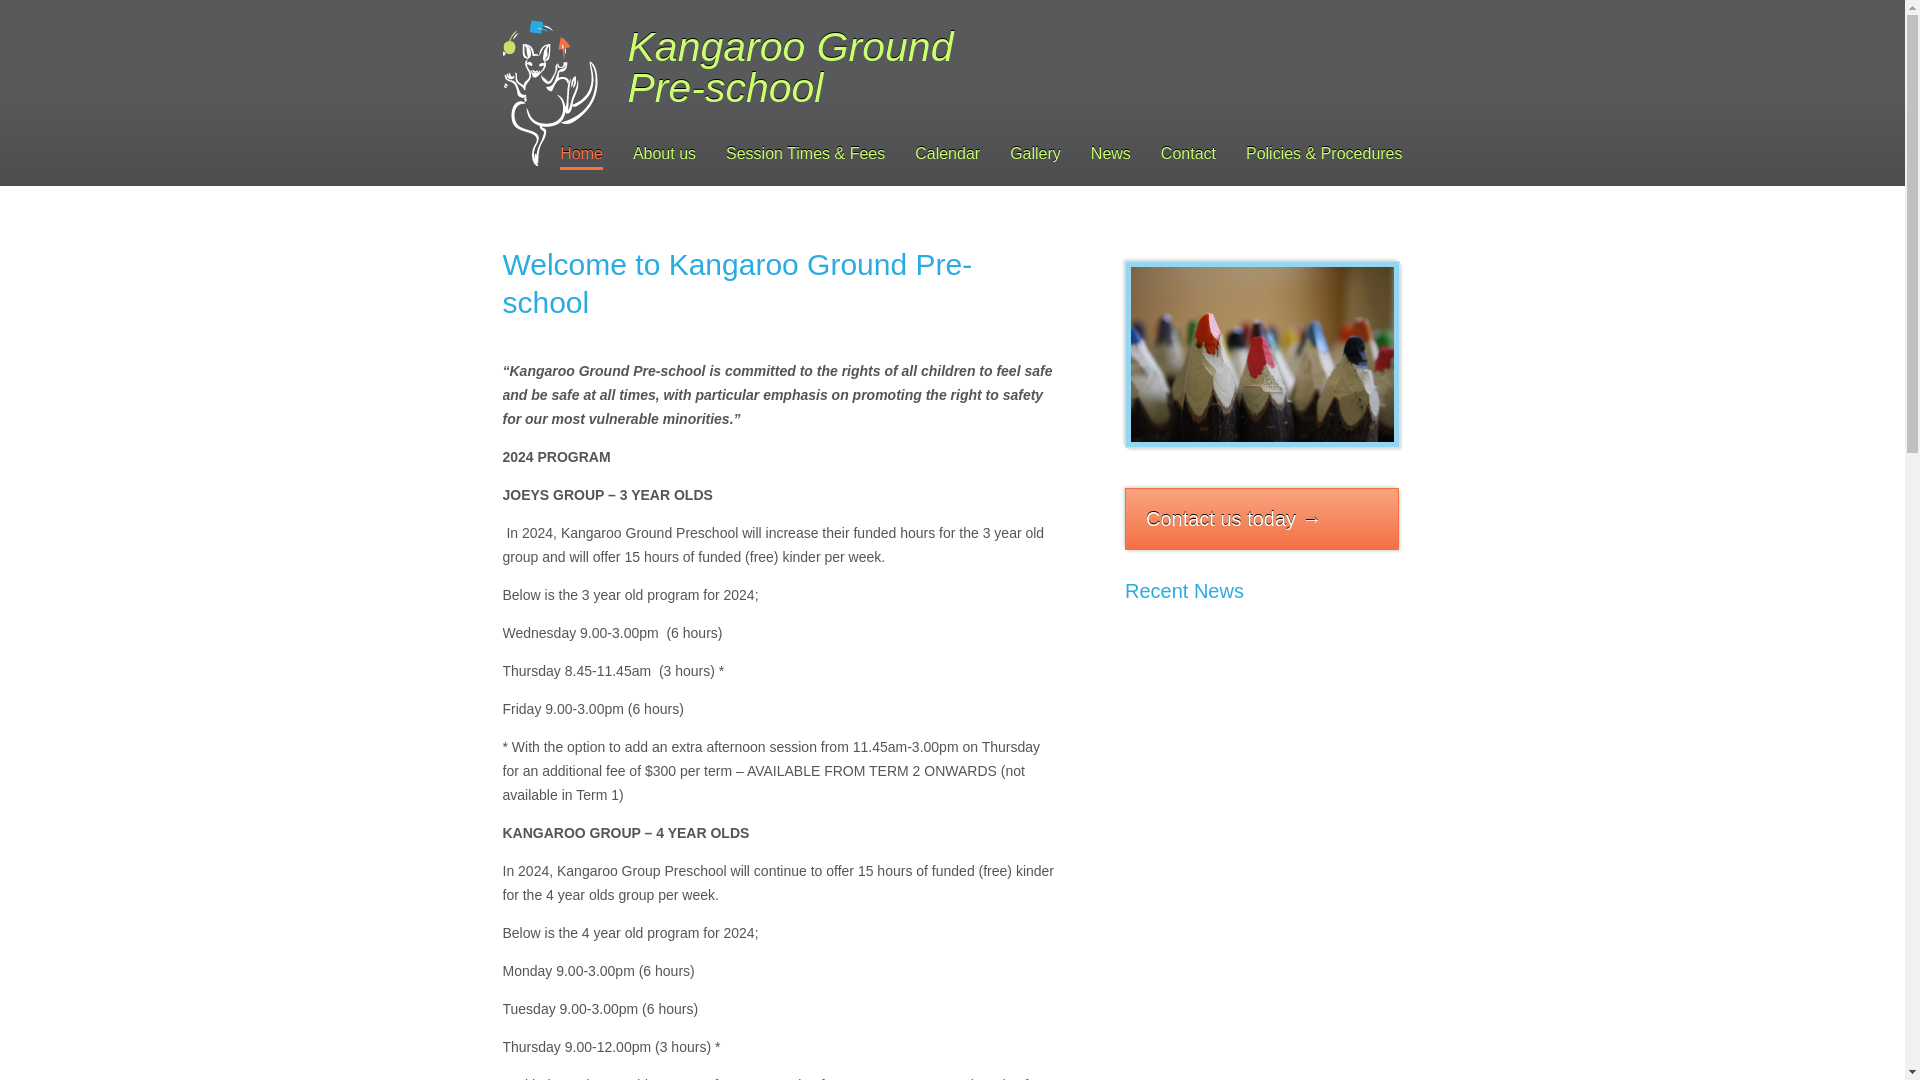 The image size is (1920, 1080). What do you see at coordinates (580, 154) in the screenshot?
I see `'Home'` at bounding box center [580, 154].